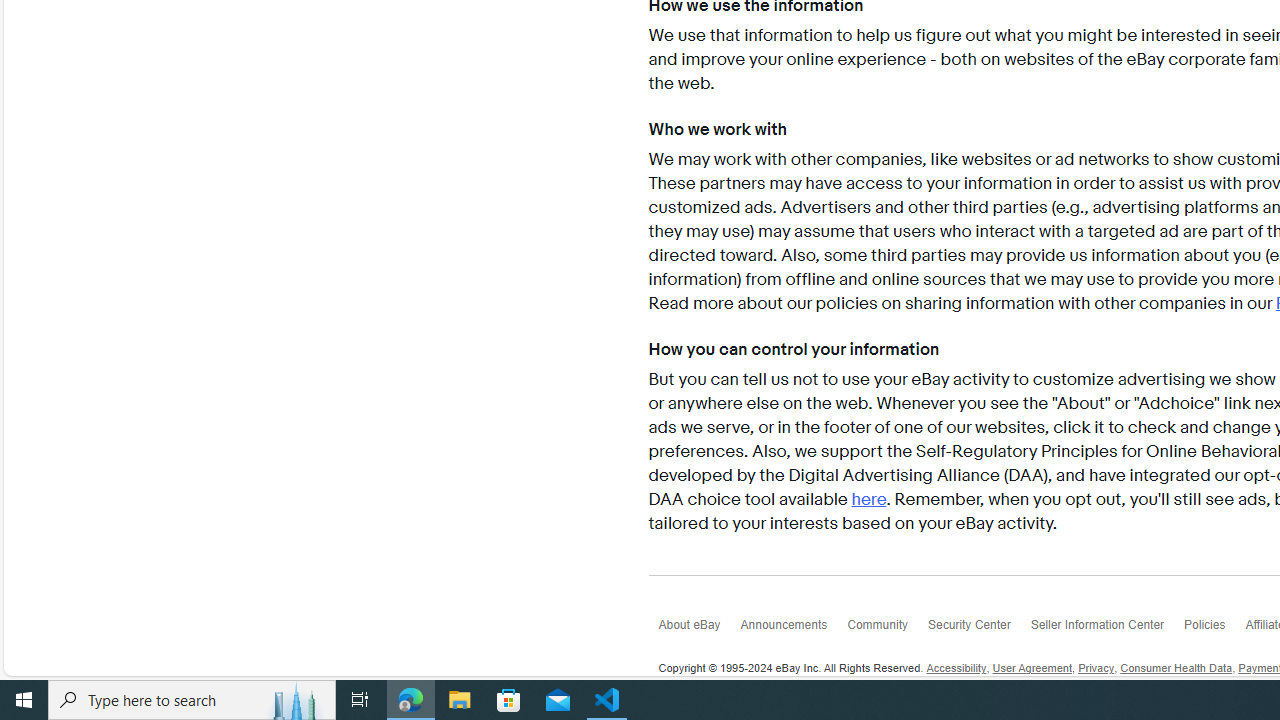  What do you see at coordinates (1106, 628) in the screenshot?
I see `'Seller Information Center'` at bounding box center [1106, 628].